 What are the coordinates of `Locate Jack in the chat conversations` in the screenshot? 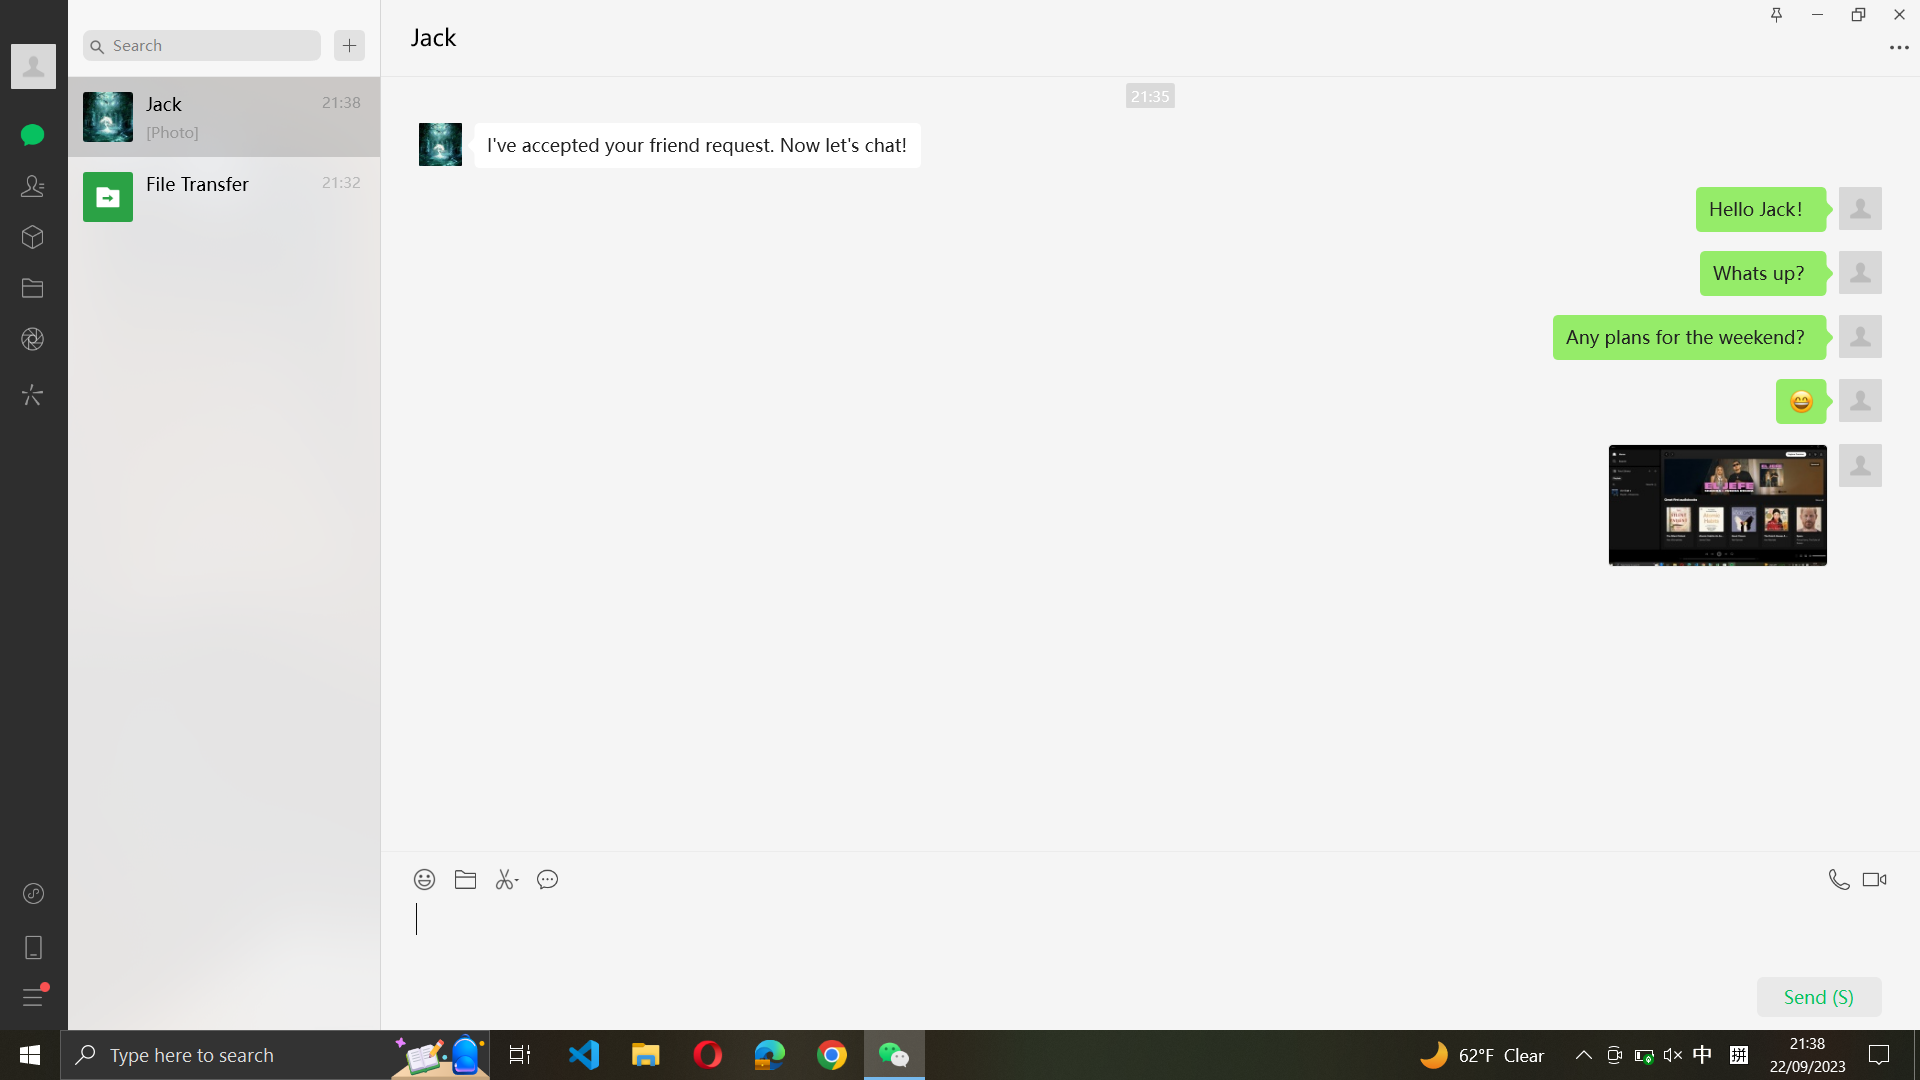 It's located at (201, 44).